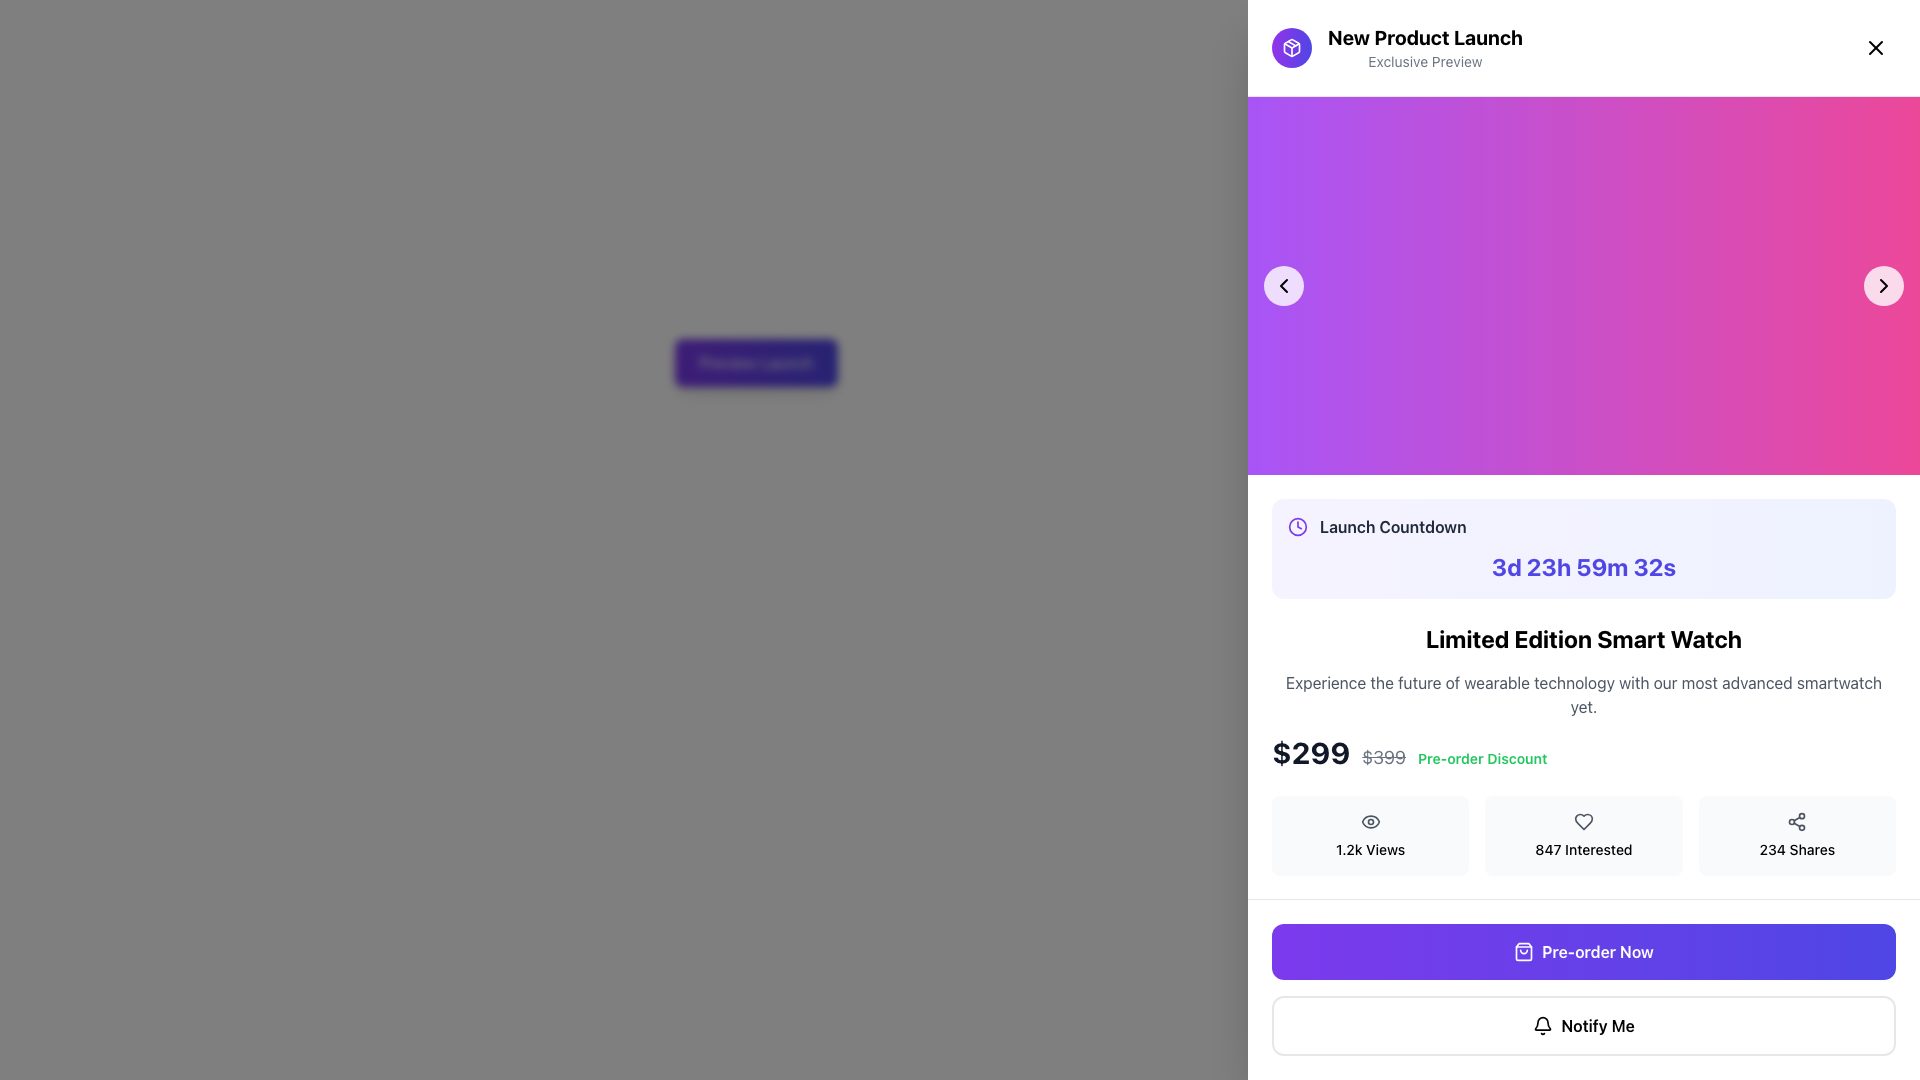 This screenshot has height=1080, width=1920. I want to click on the 'Pre-order Now' button, which is a vibrant gradient button with bold white text, located at the bottom of the product details section, aligned to the right side, so click(1597, 951).